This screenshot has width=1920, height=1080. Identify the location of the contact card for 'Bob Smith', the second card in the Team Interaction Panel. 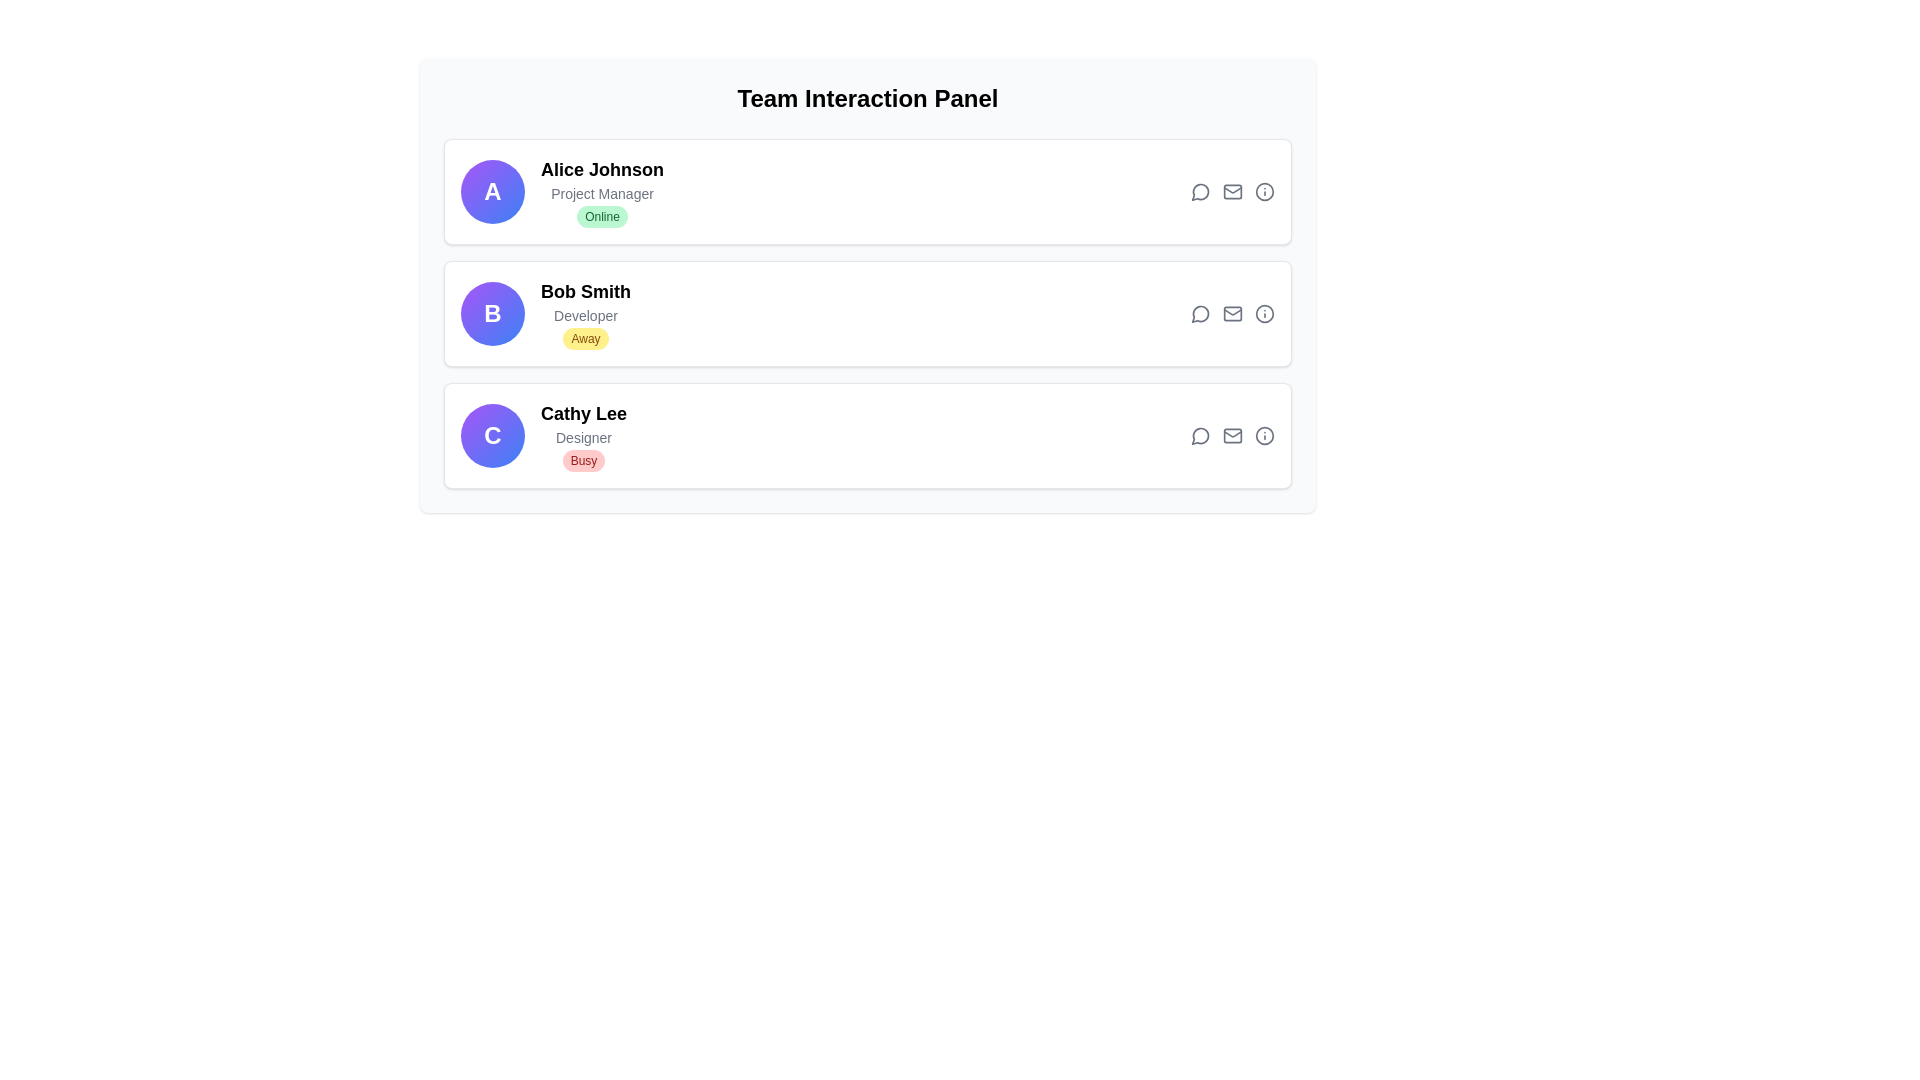
(868, 313).